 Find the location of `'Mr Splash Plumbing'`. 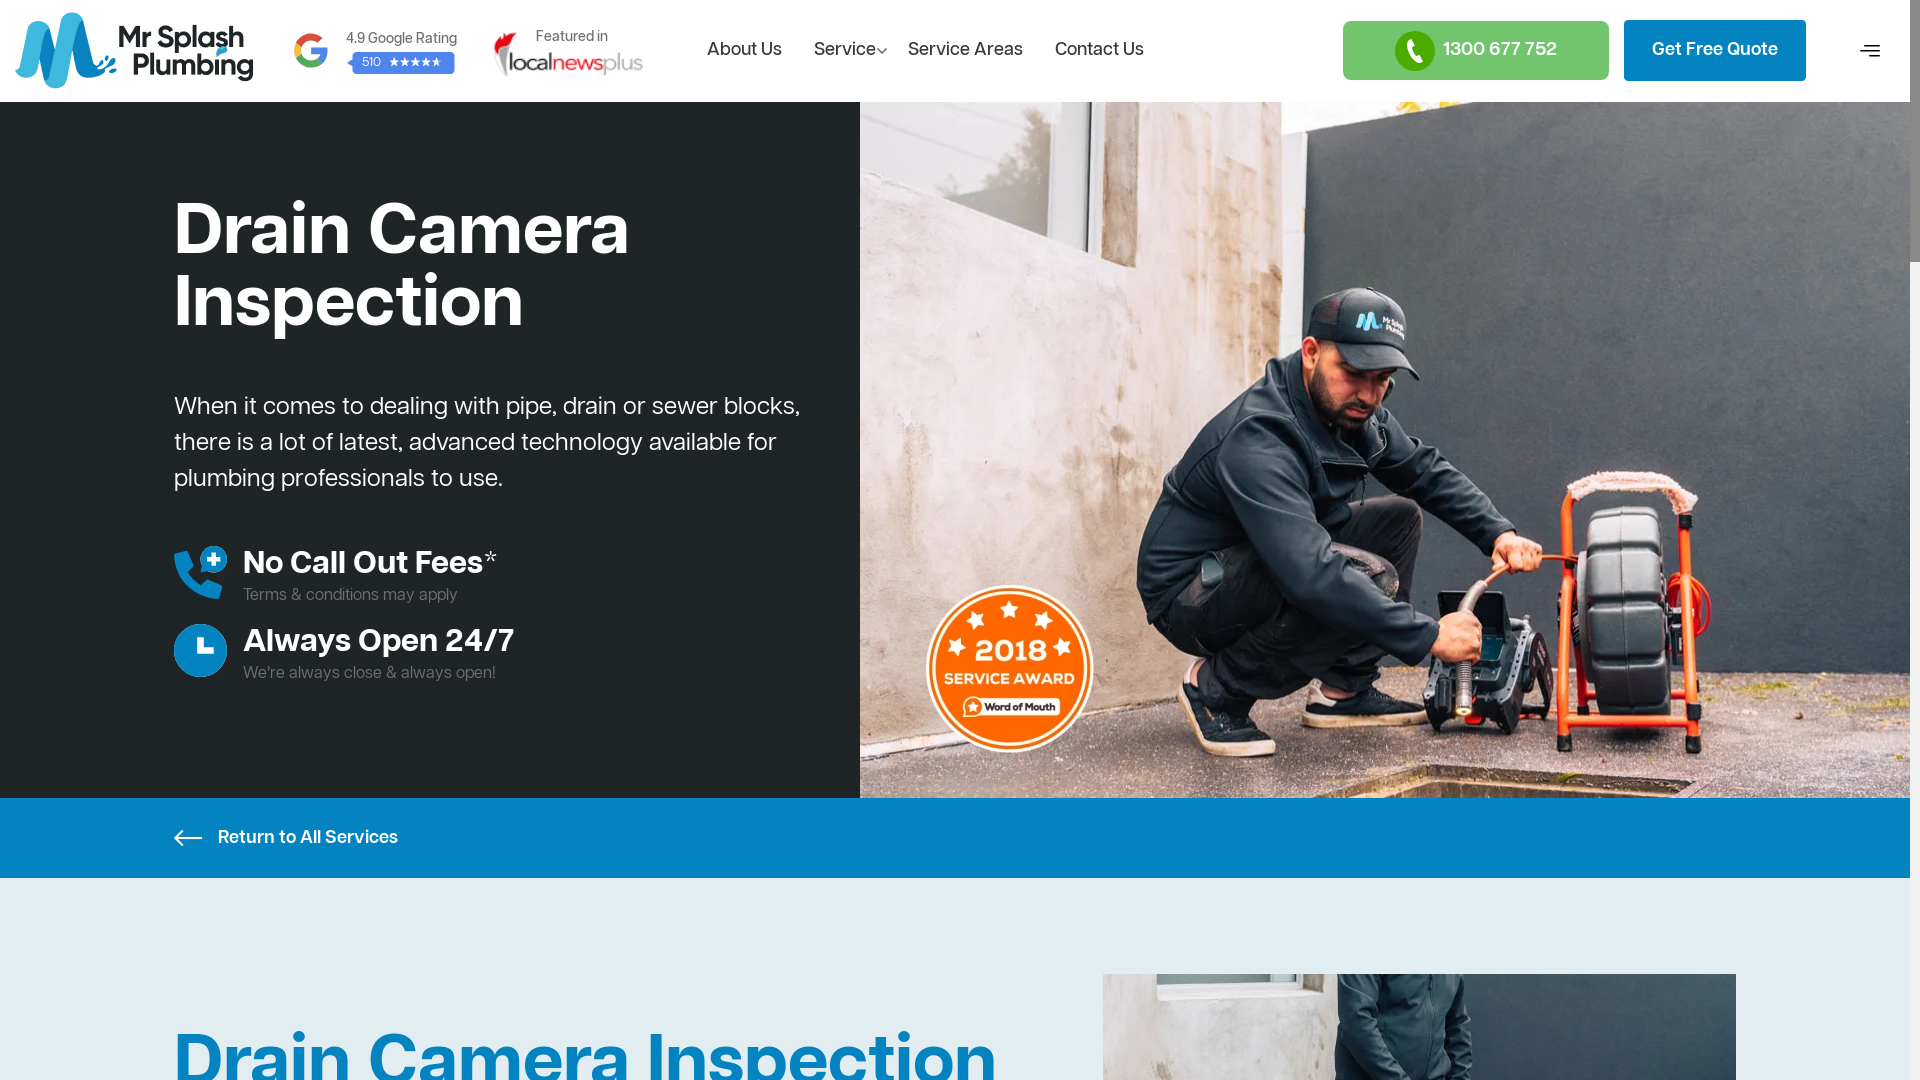

'Mr Splash Plumbing' is located at coordinates (14, 49).